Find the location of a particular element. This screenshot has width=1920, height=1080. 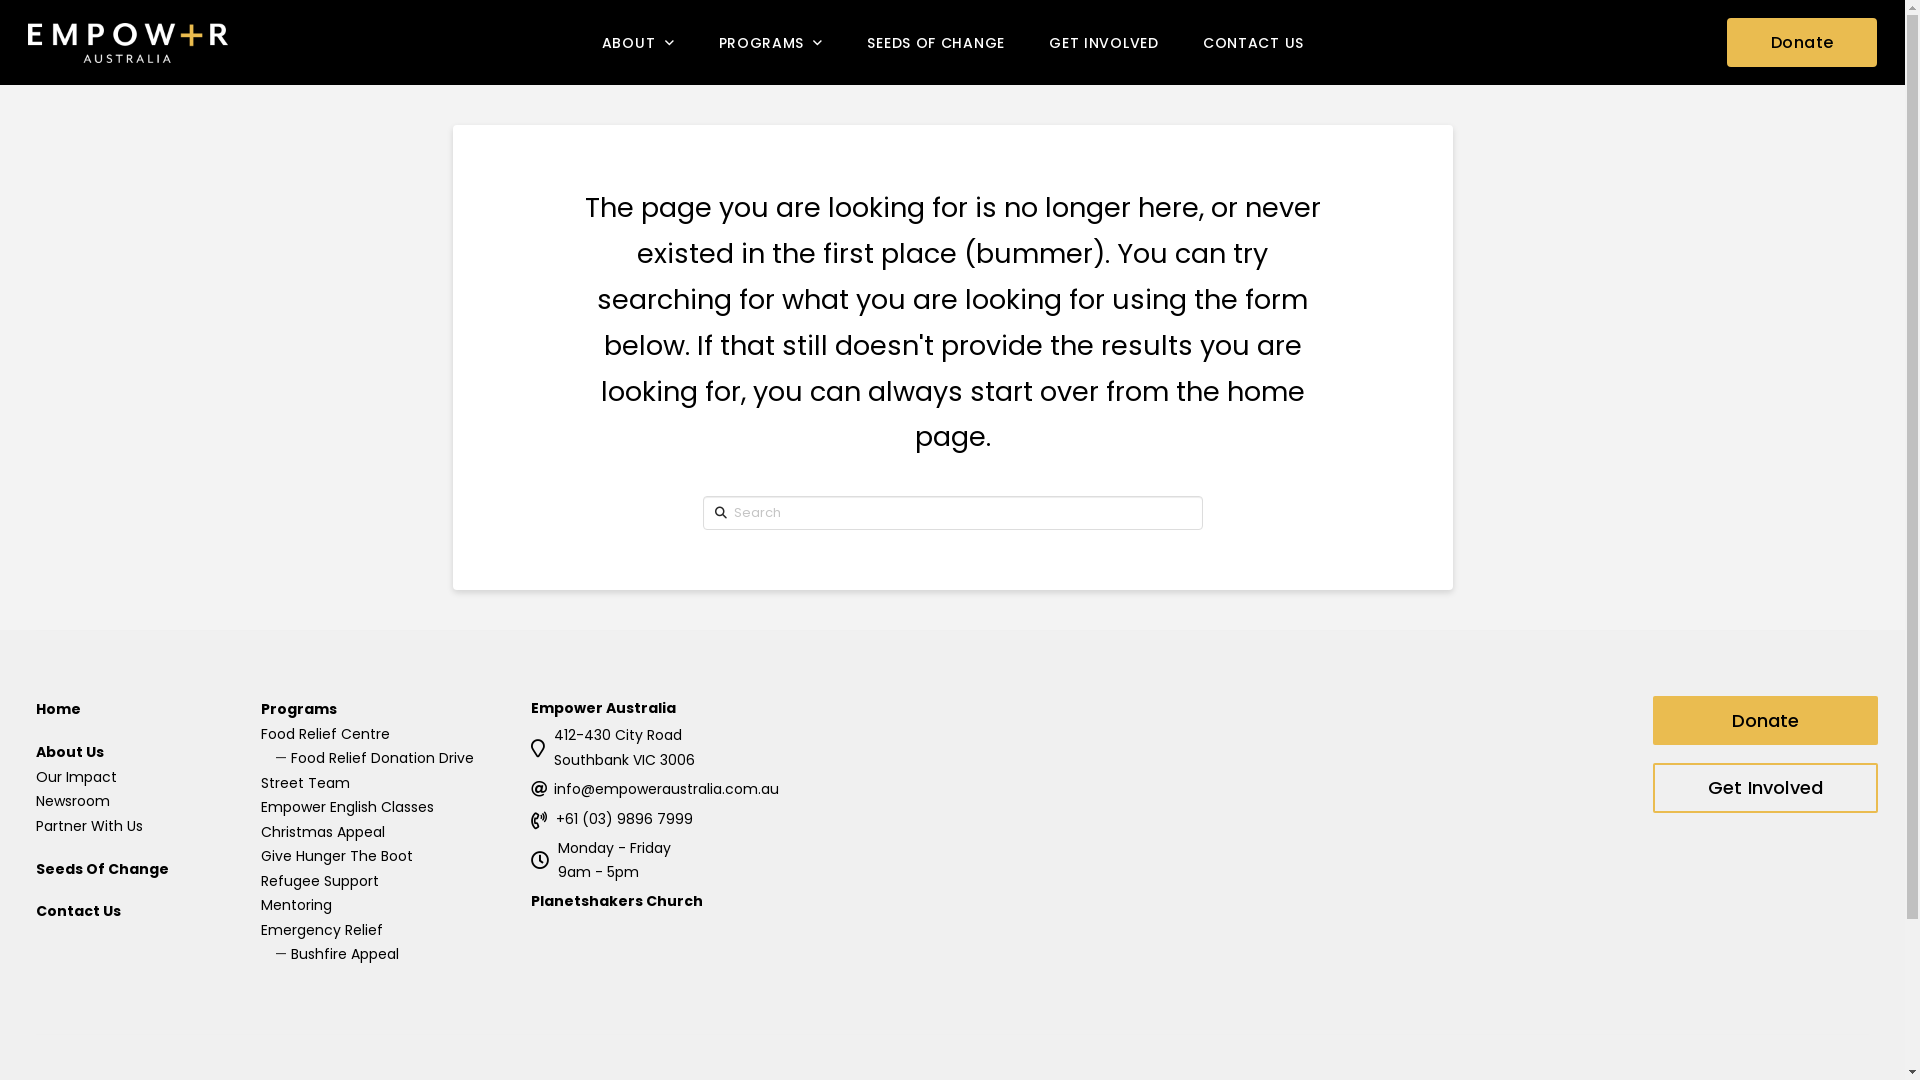

'Street Team' is located at coordinates (304, 782).